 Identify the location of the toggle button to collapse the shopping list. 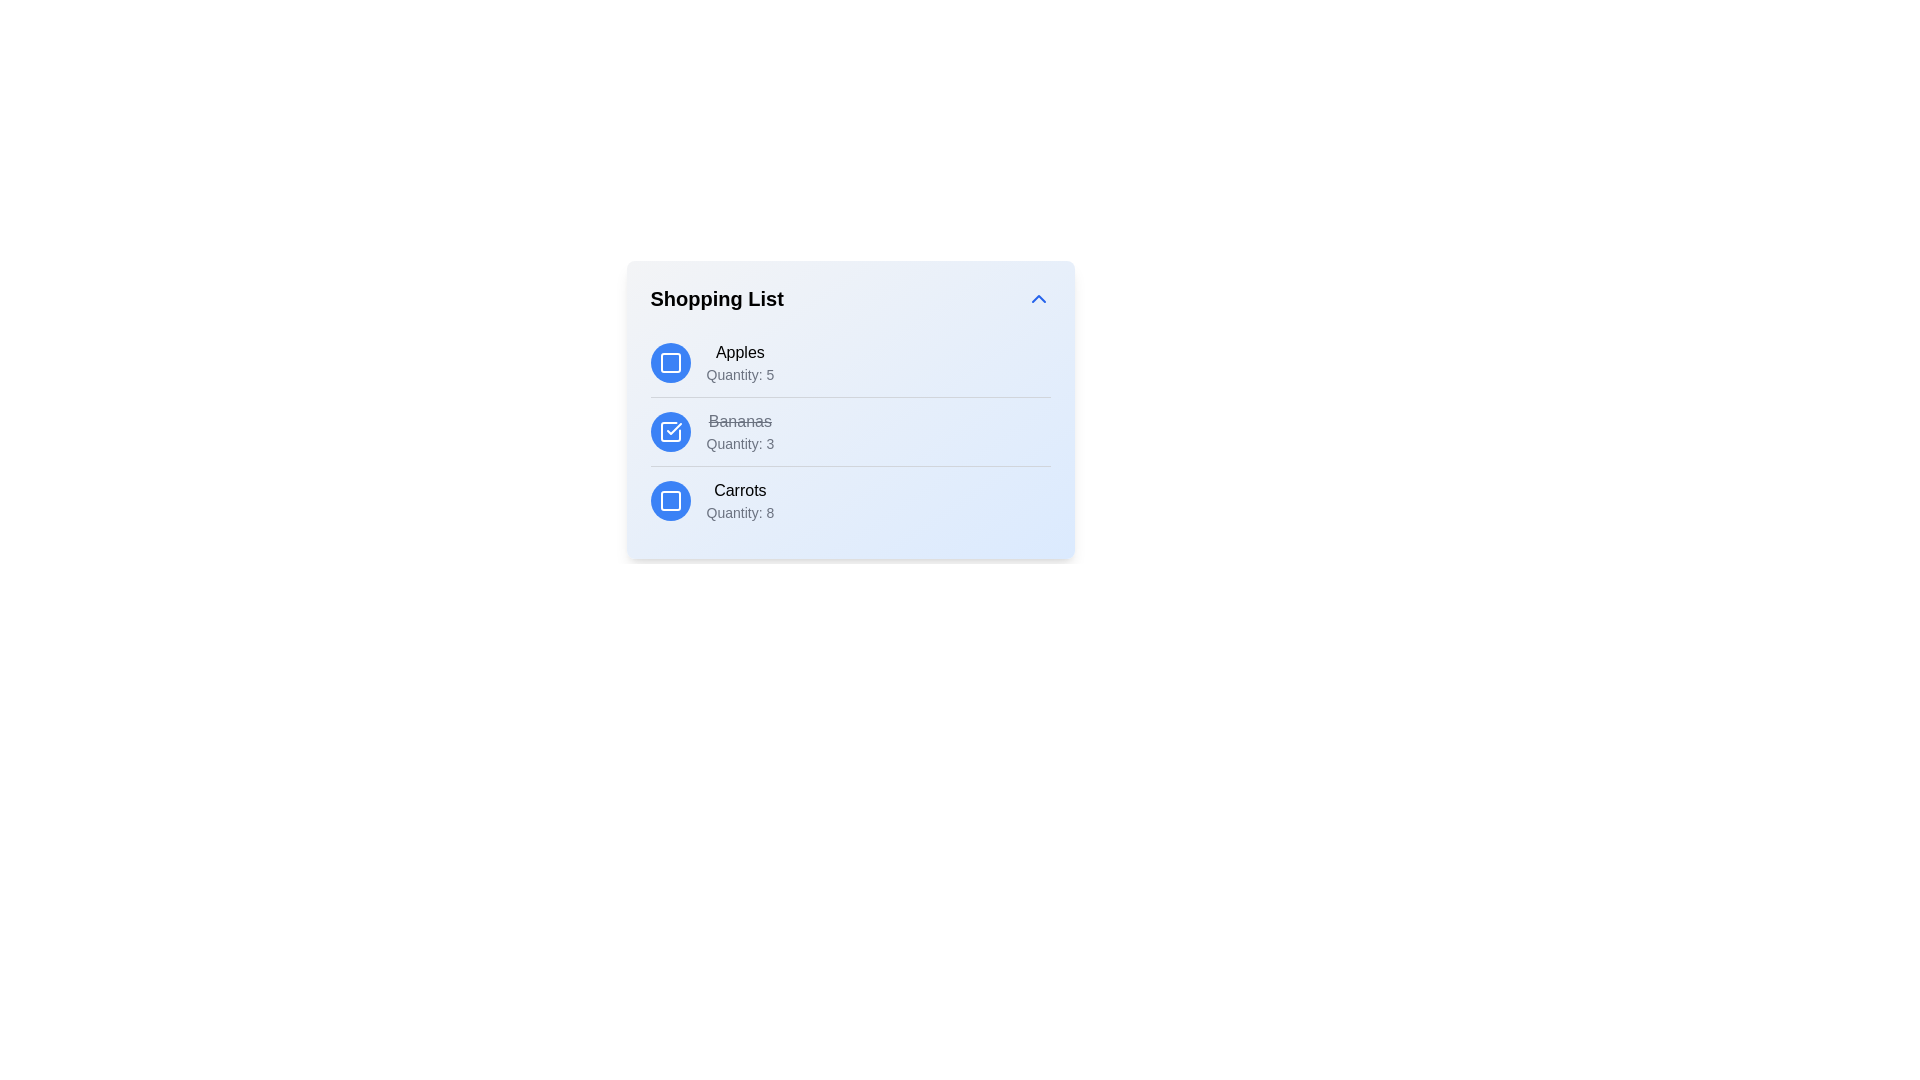
(1038, 299).